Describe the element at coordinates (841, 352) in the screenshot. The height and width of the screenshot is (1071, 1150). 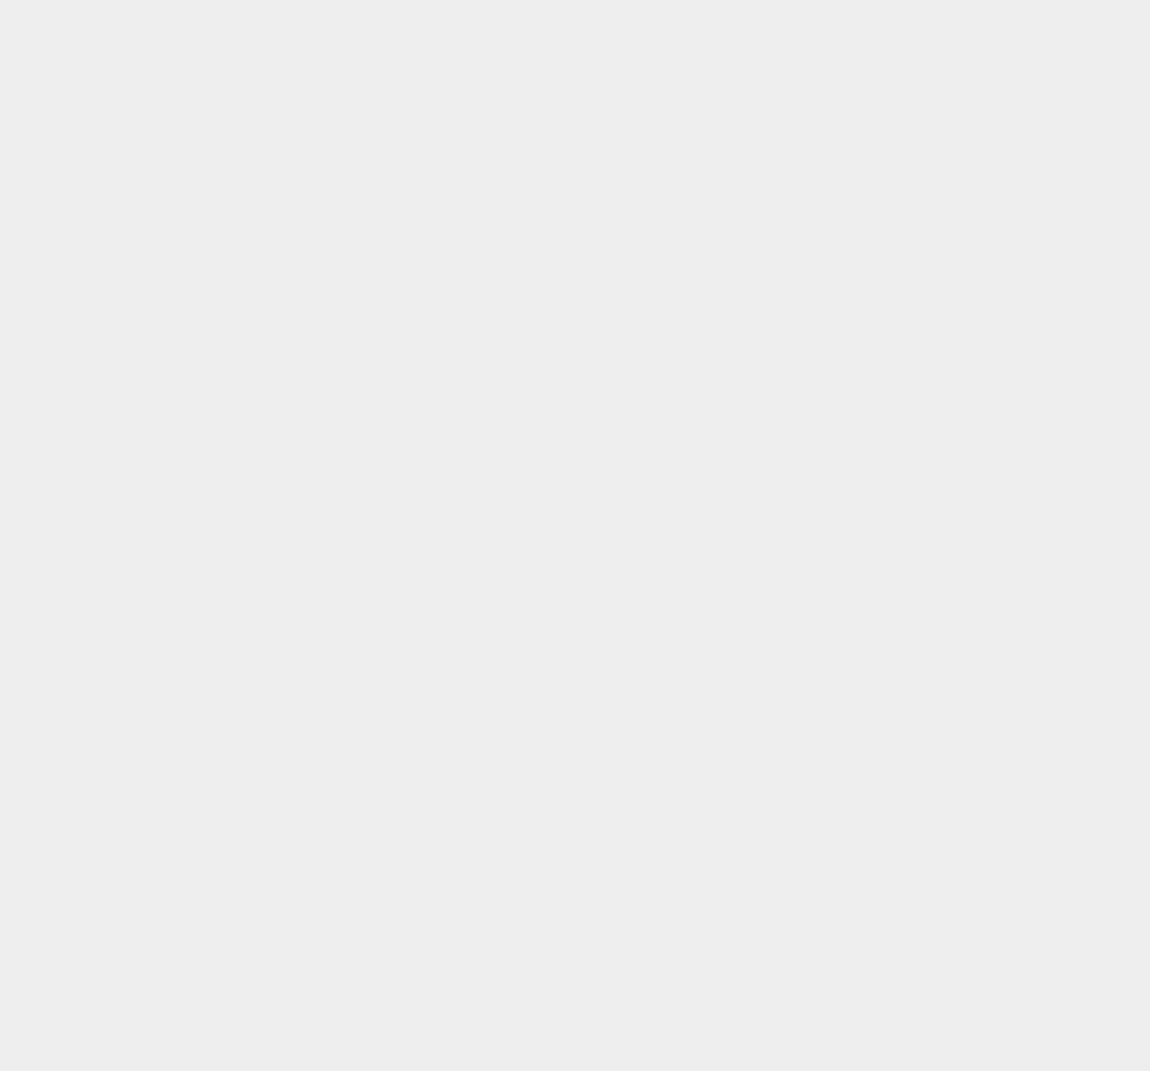
I see `'Android 9'` at that location.